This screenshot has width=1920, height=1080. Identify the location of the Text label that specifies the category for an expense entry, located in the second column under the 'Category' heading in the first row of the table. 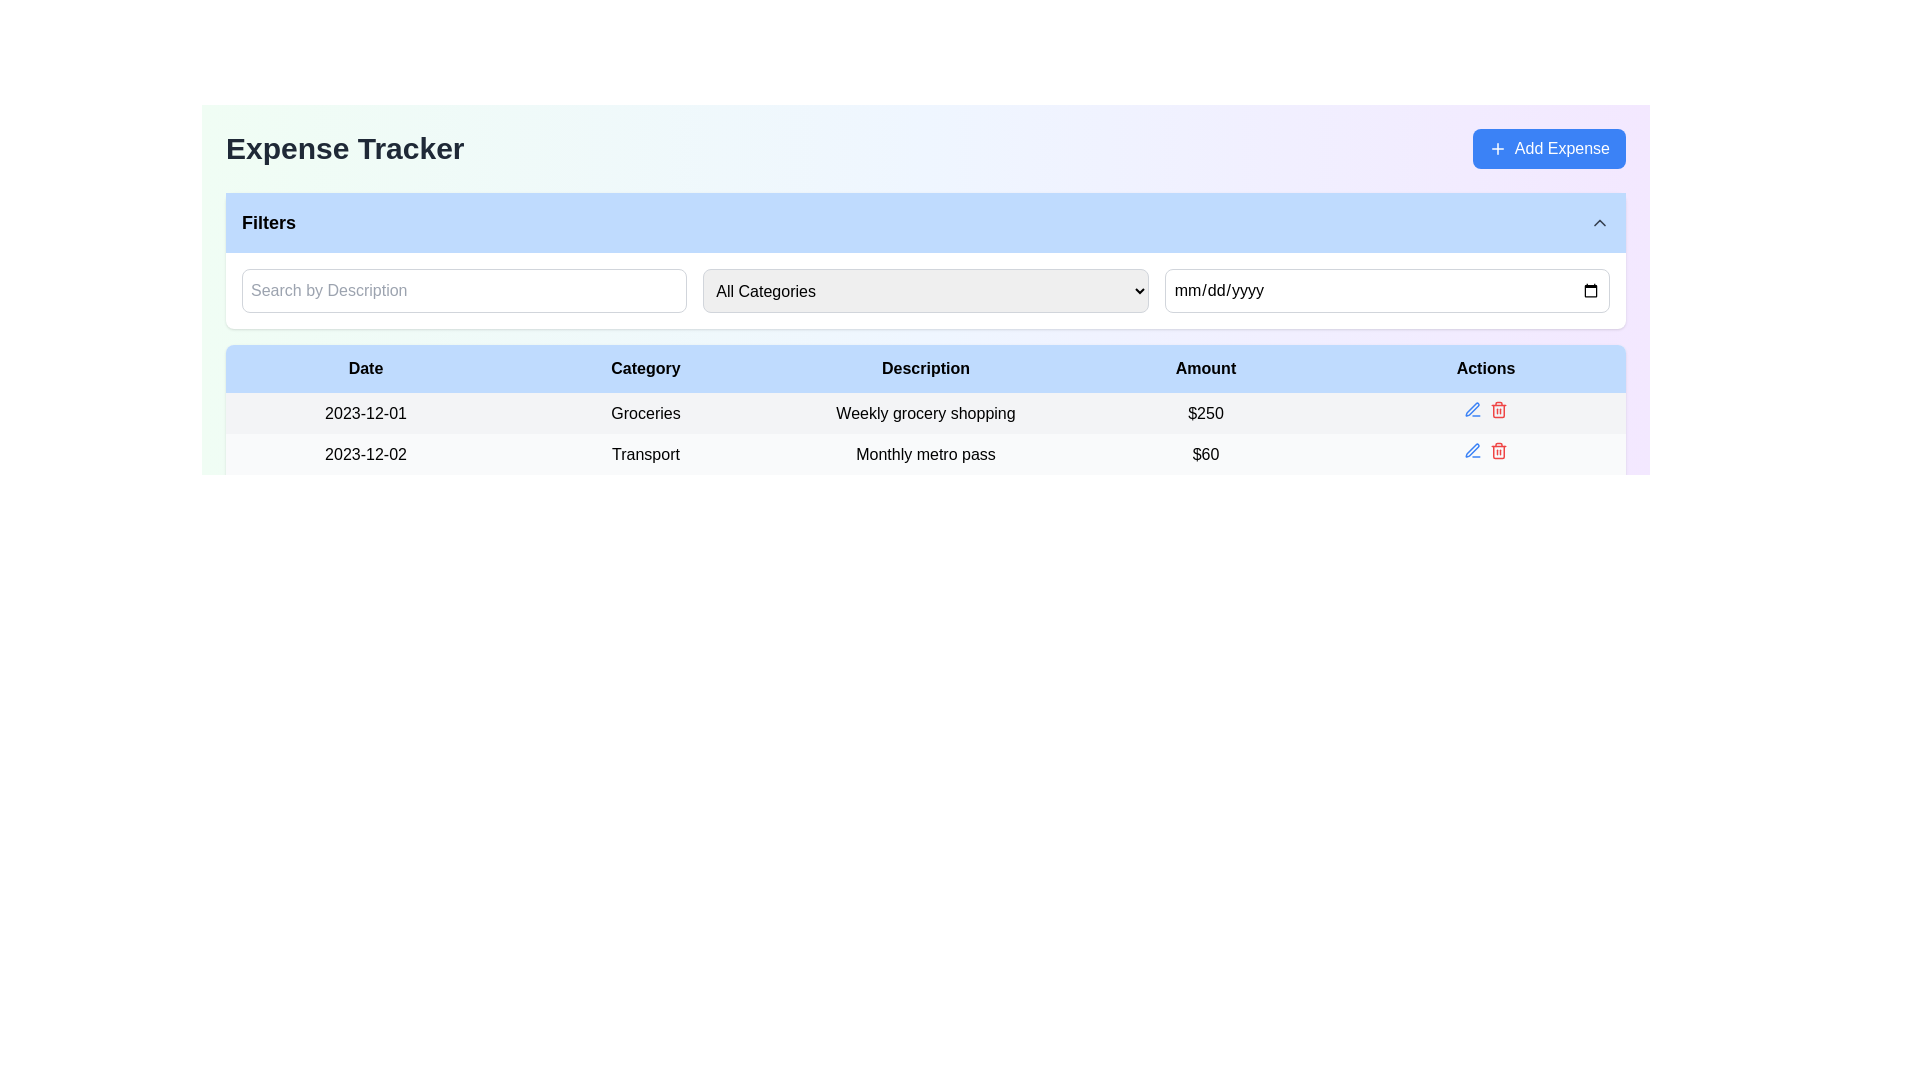
(646, 411).